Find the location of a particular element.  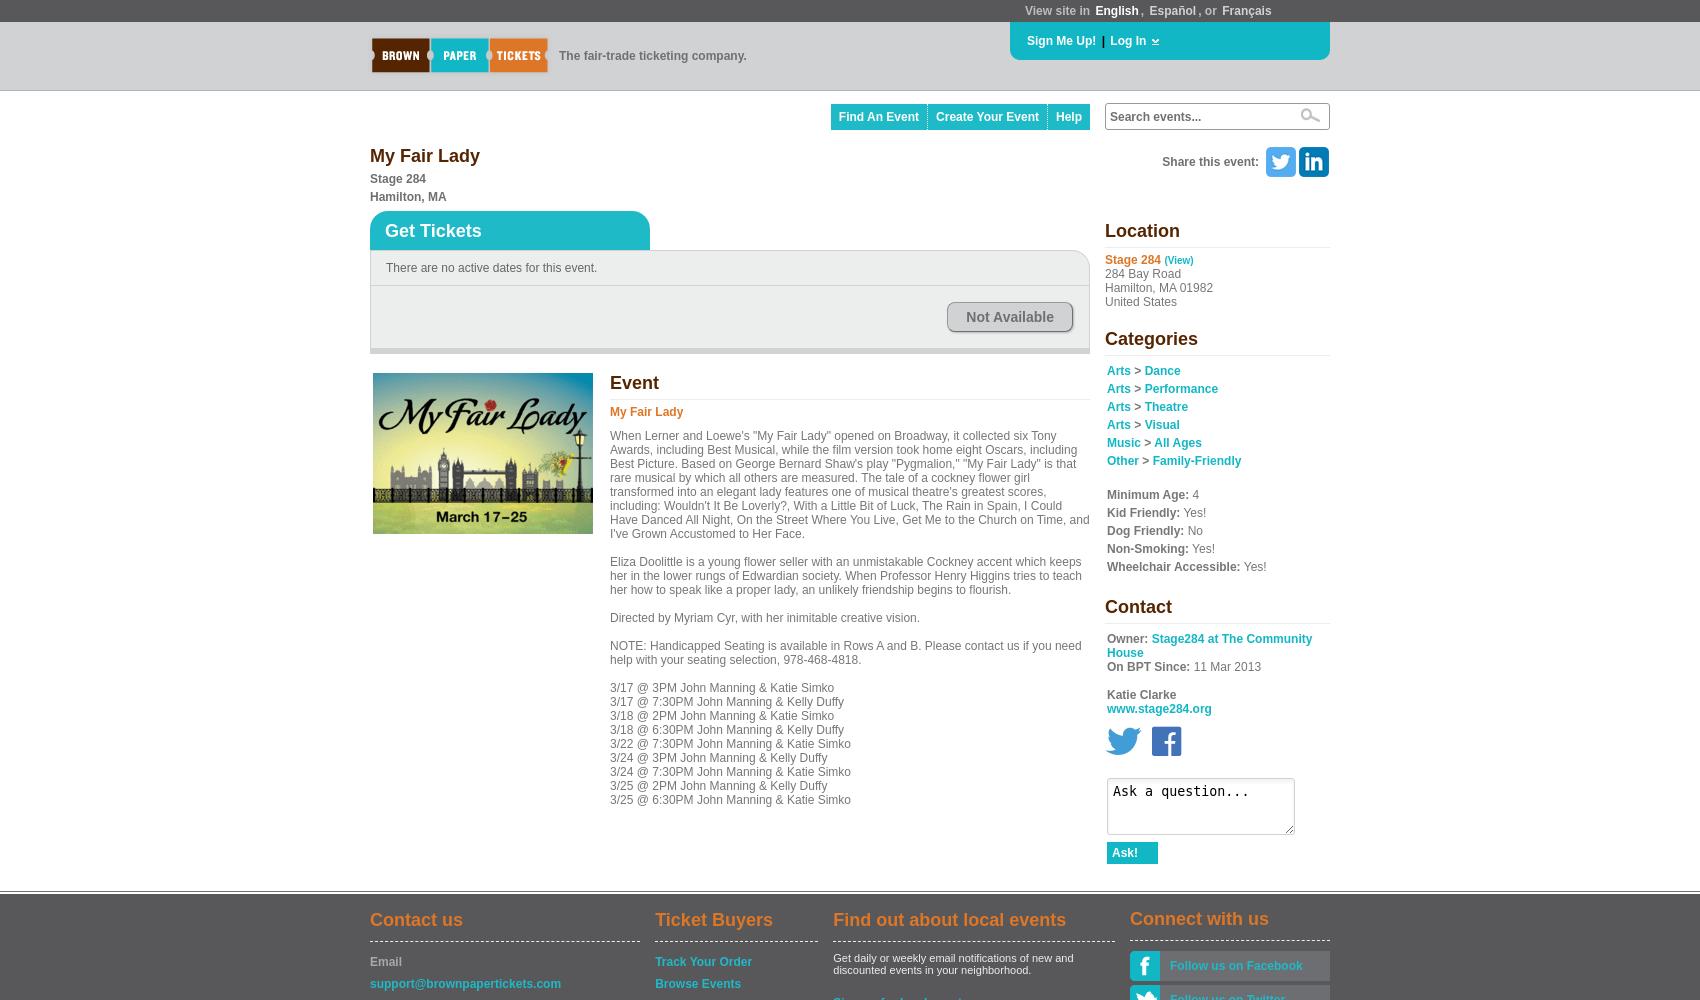

'Français' is located at coordinates (1245, 11).